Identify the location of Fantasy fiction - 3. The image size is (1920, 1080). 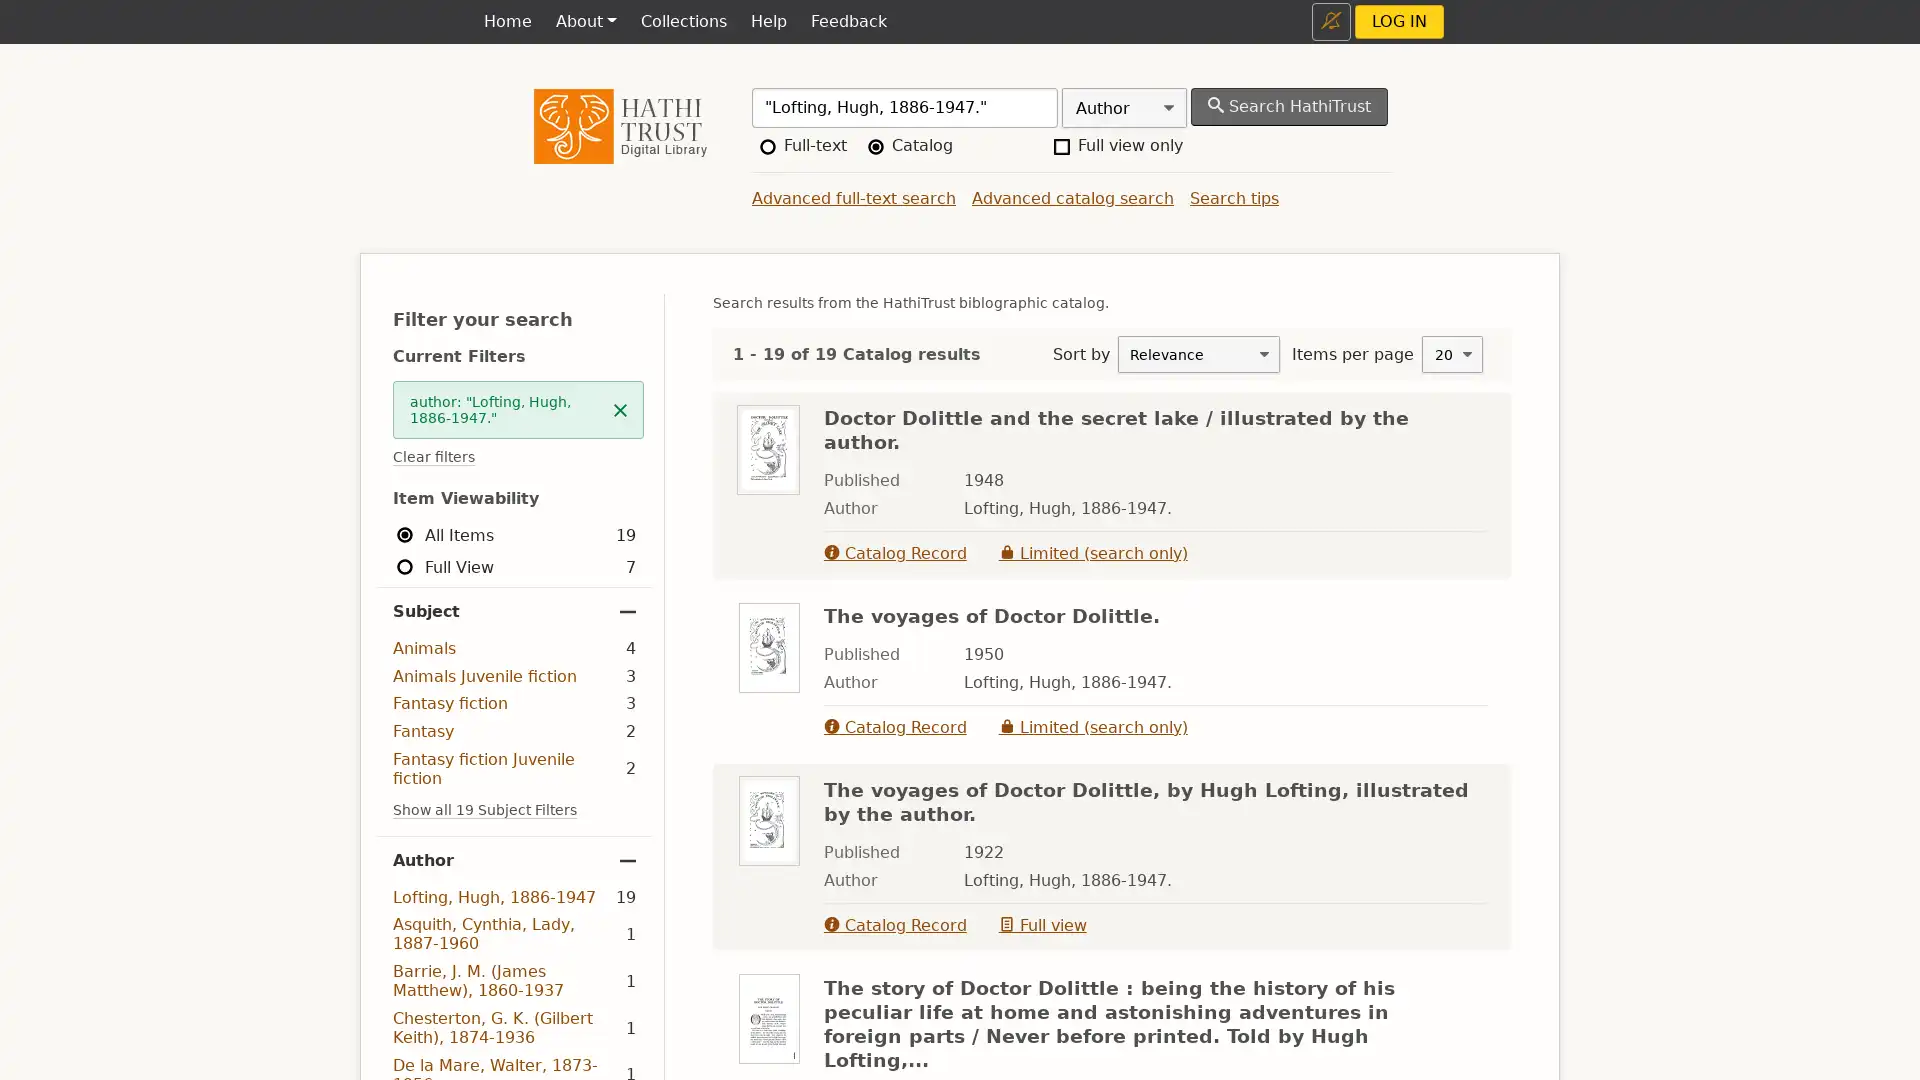
(514, 701).